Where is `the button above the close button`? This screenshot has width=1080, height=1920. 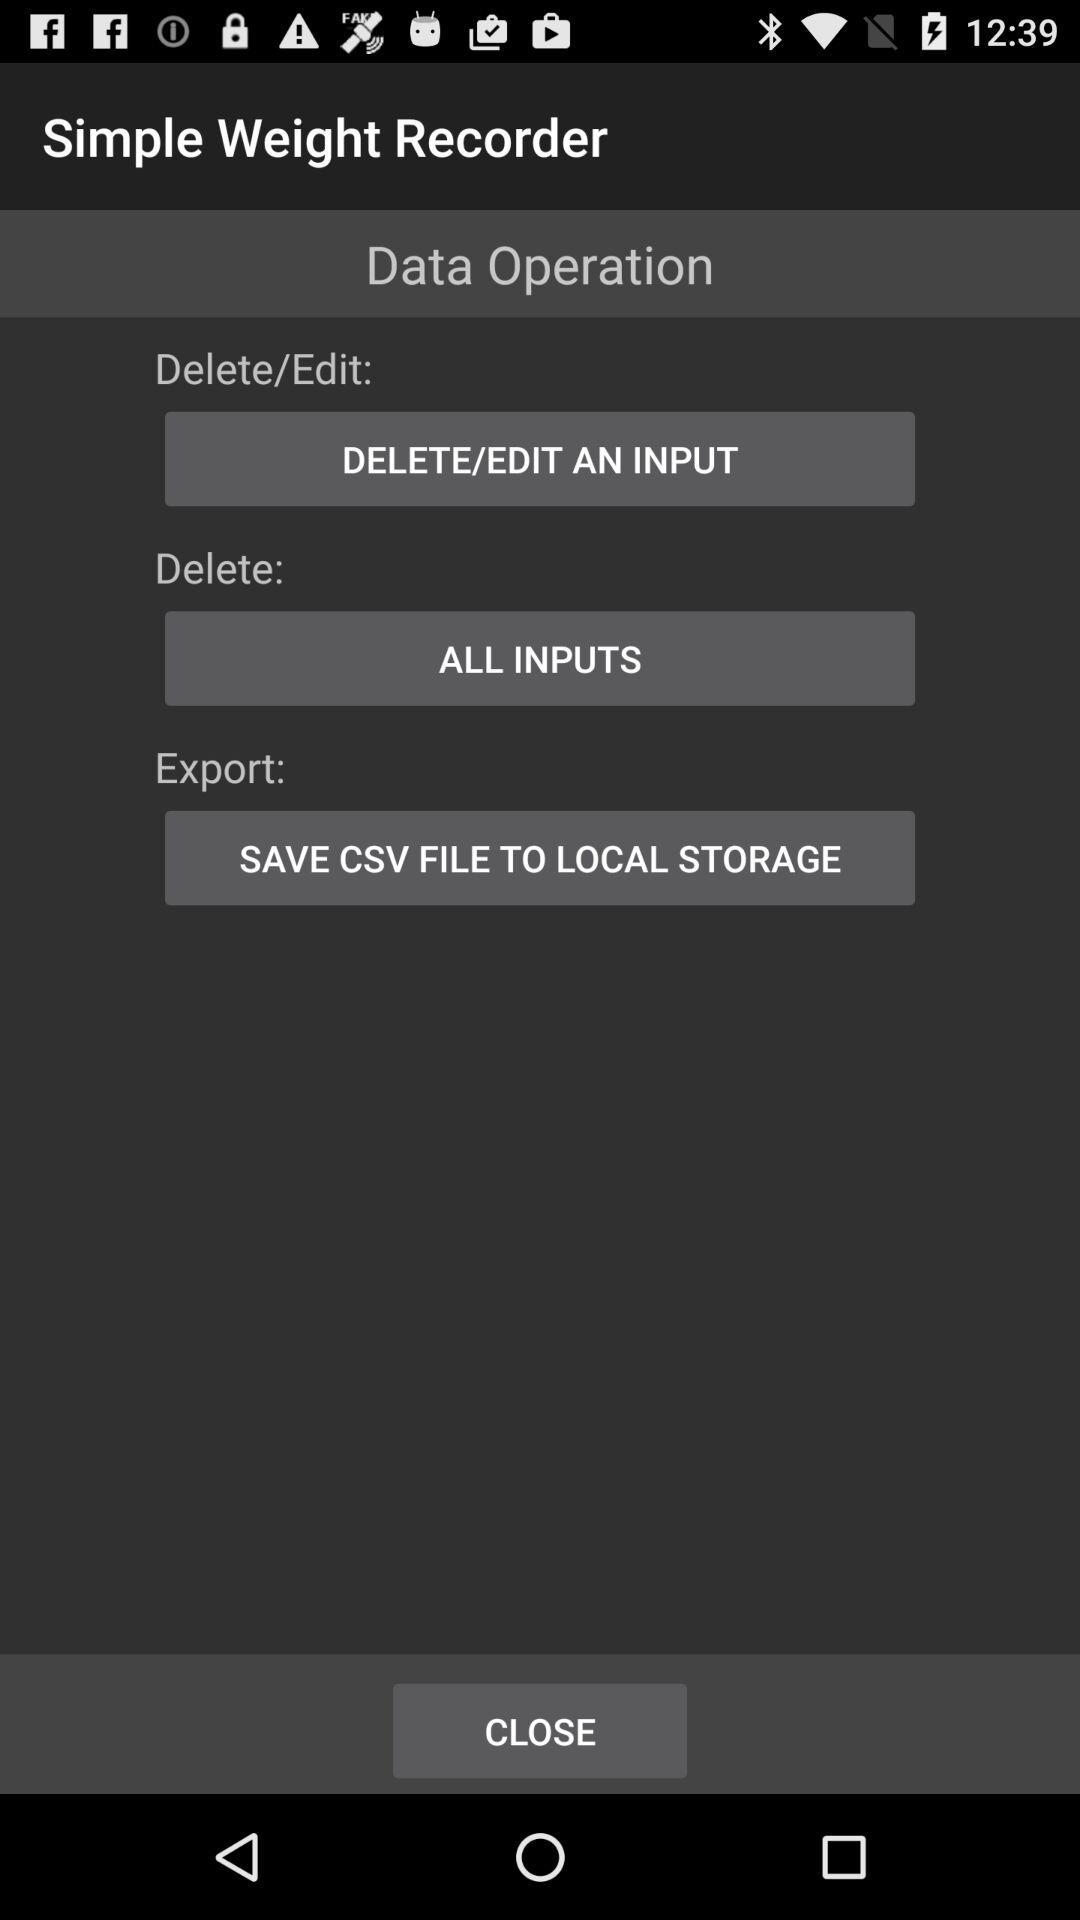
the button above the close button is located at coordinates (540, 858).